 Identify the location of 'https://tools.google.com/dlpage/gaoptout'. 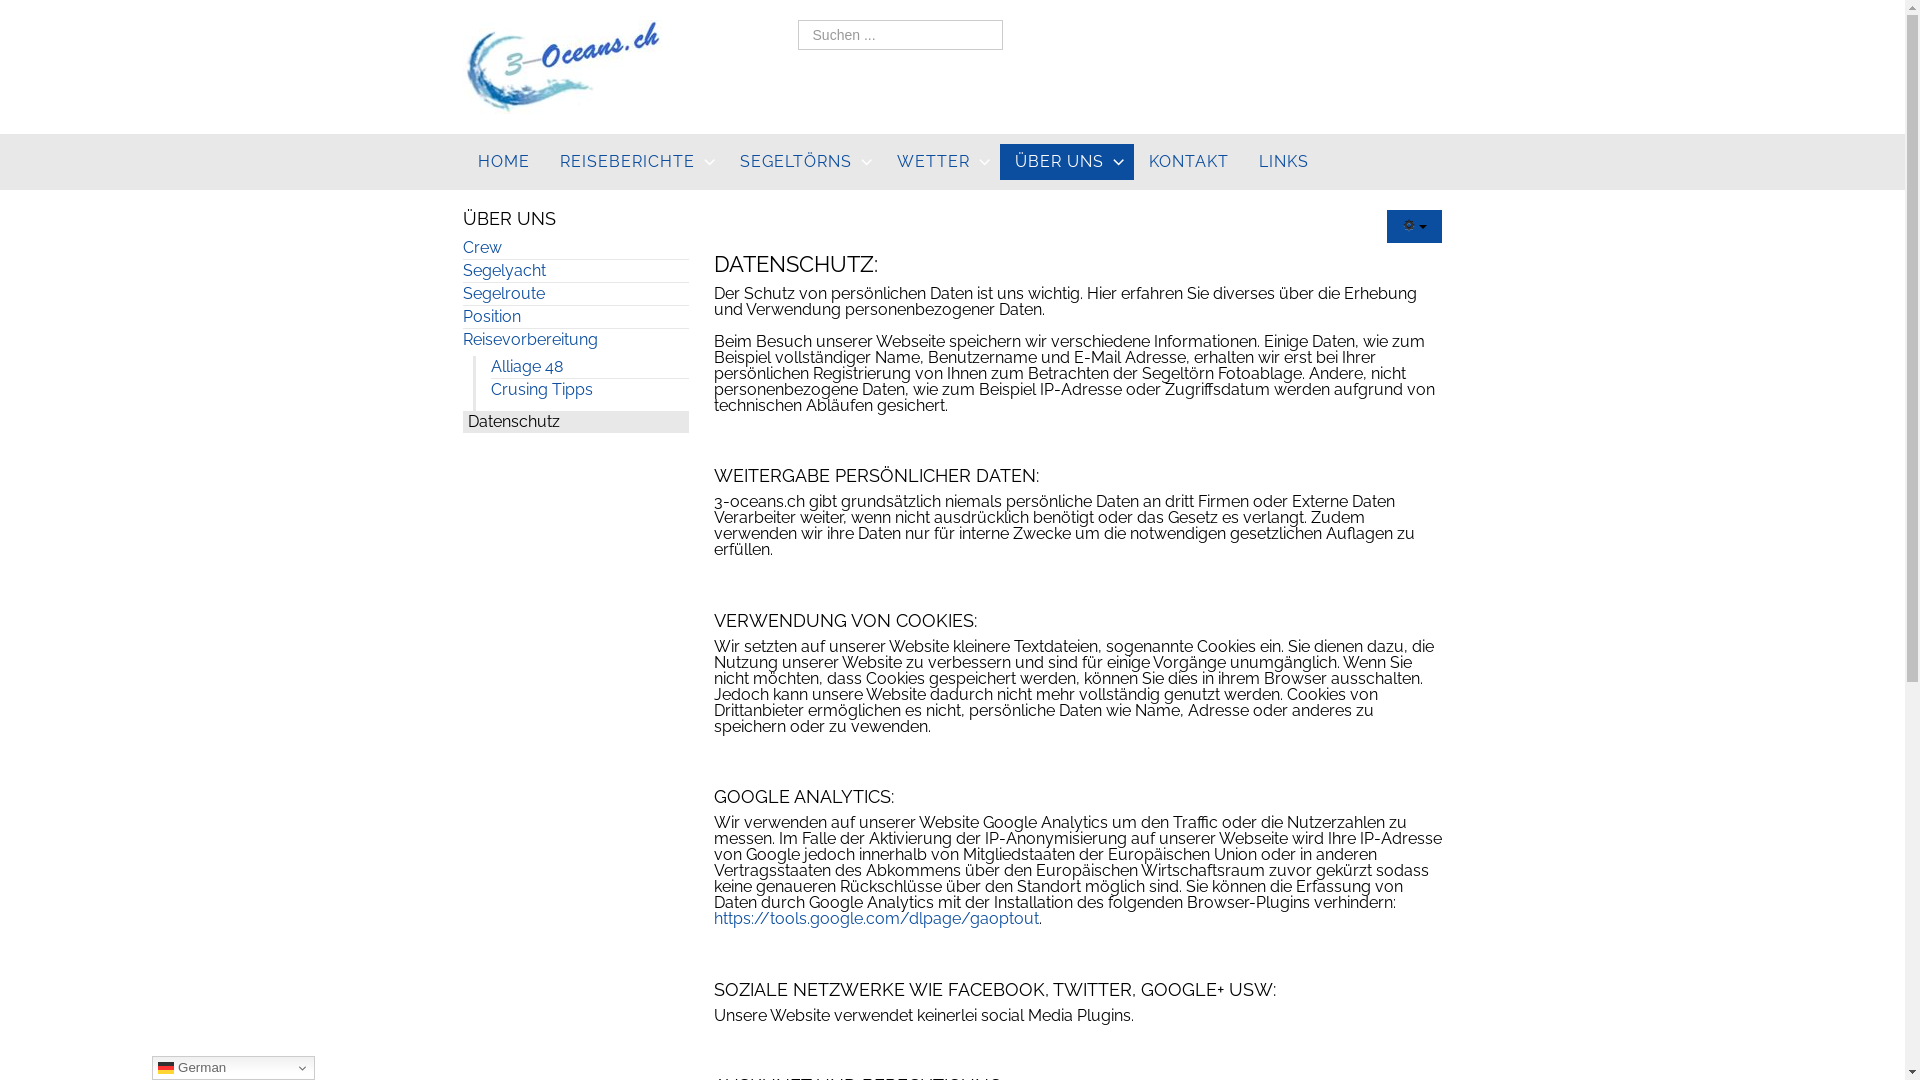
(876, 918).